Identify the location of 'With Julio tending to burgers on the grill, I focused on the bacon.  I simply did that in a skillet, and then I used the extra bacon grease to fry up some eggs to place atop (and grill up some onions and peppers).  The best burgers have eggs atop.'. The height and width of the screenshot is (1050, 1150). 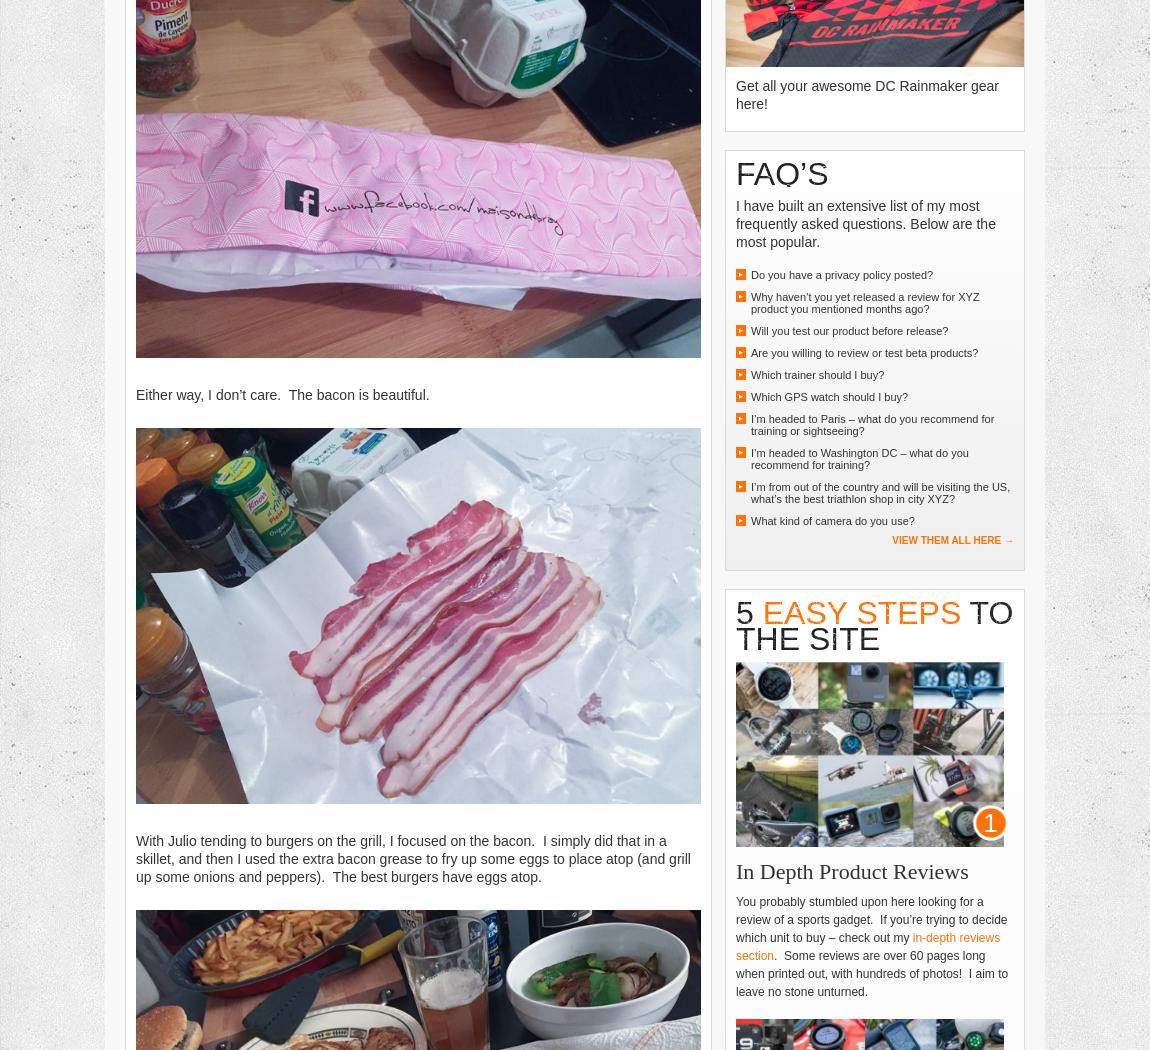
(412, 859).